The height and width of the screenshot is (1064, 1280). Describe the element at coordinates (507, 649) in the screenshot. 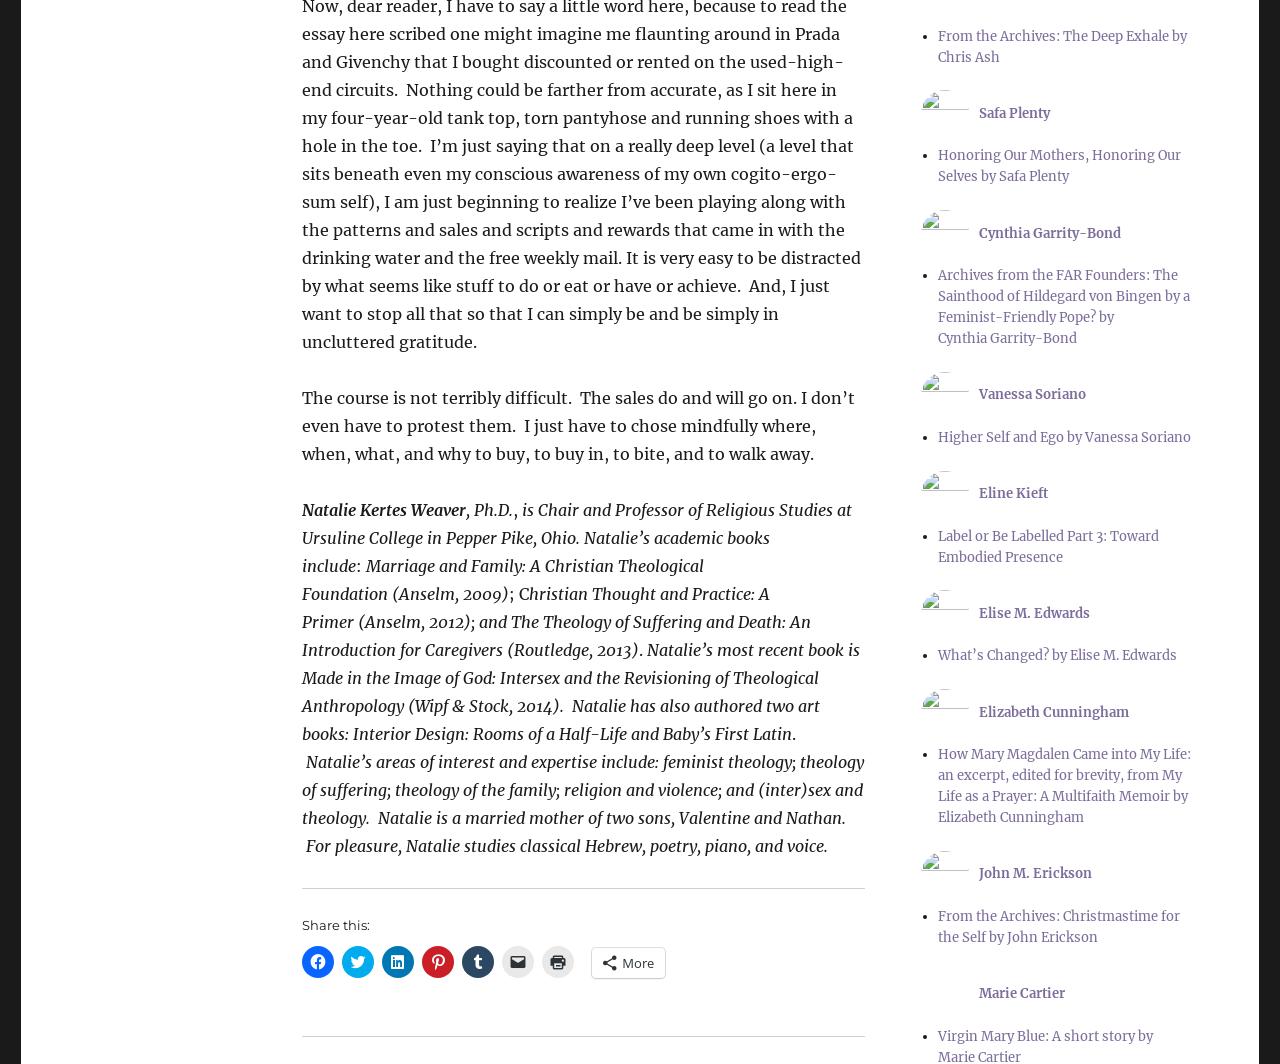

I see `'(Routledge, 2013)'` at that location.